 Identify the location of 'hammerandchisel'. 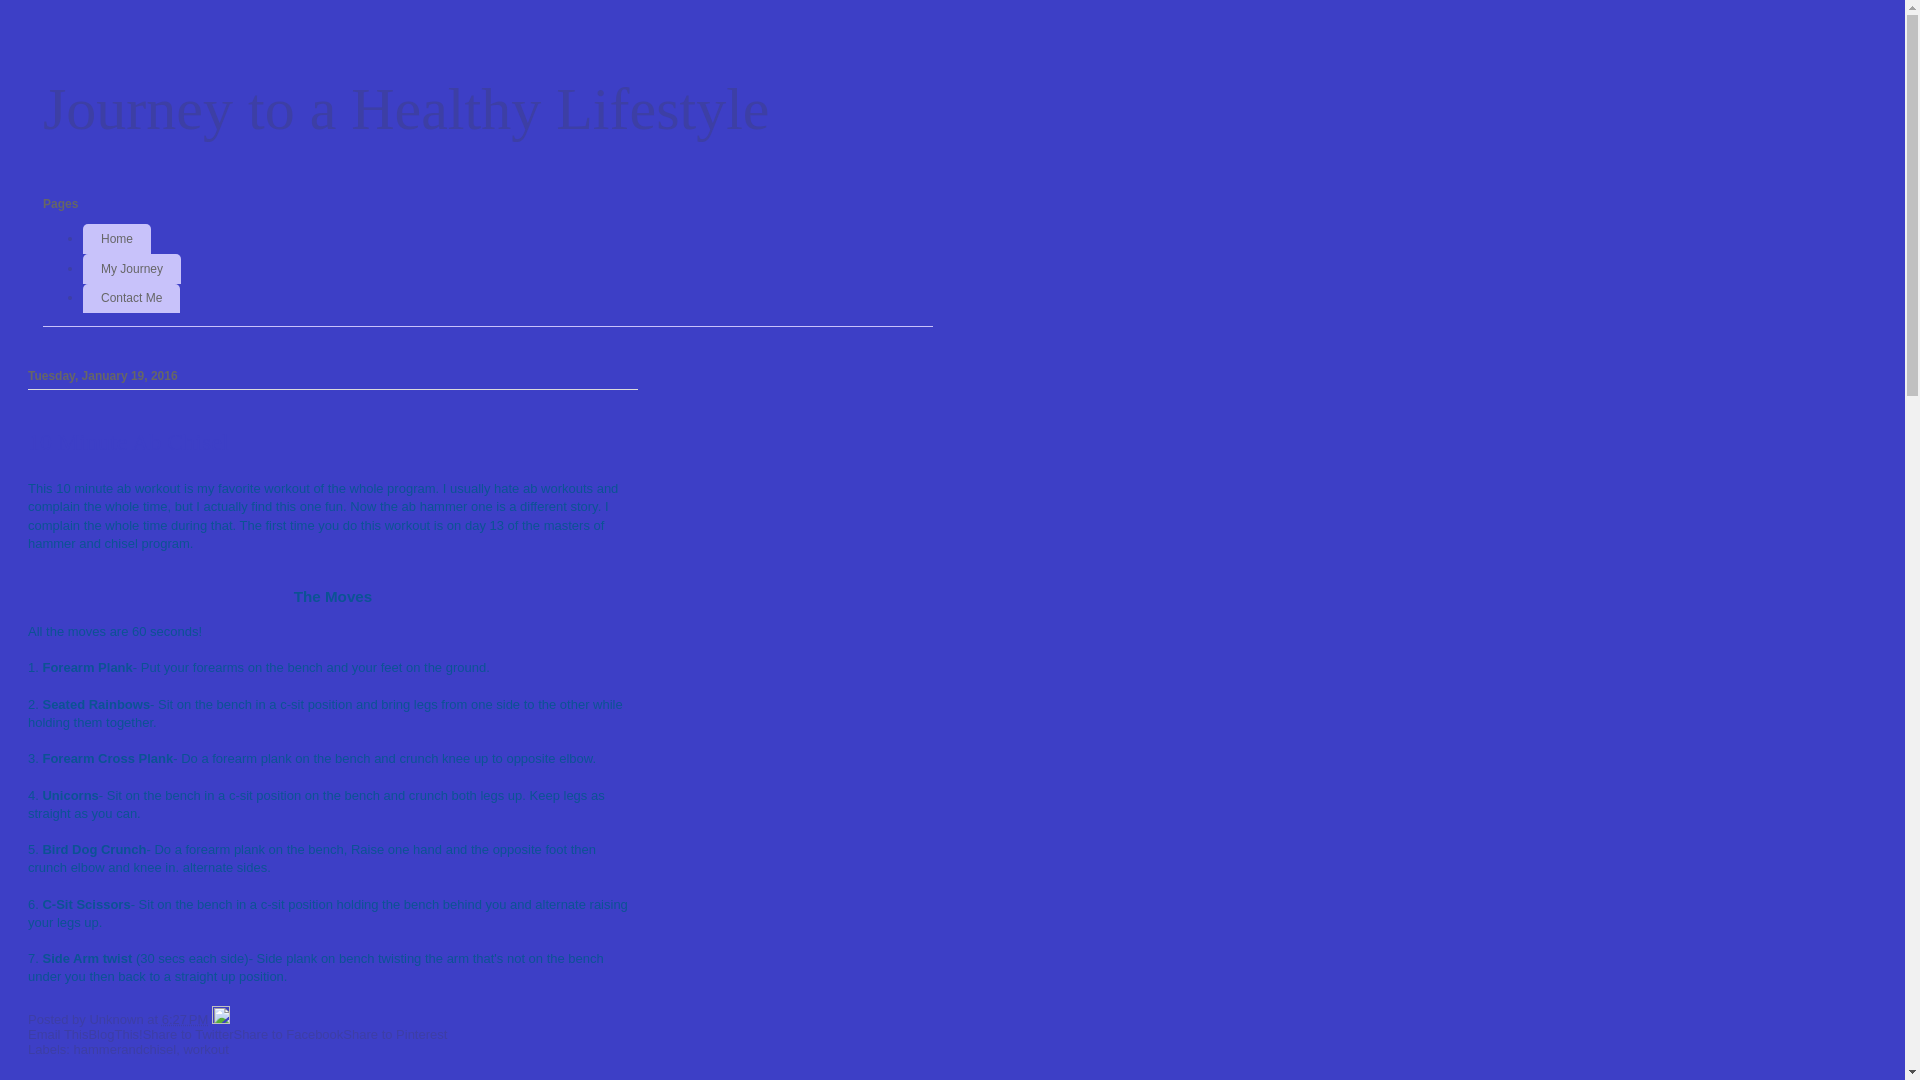
(124, 1048).